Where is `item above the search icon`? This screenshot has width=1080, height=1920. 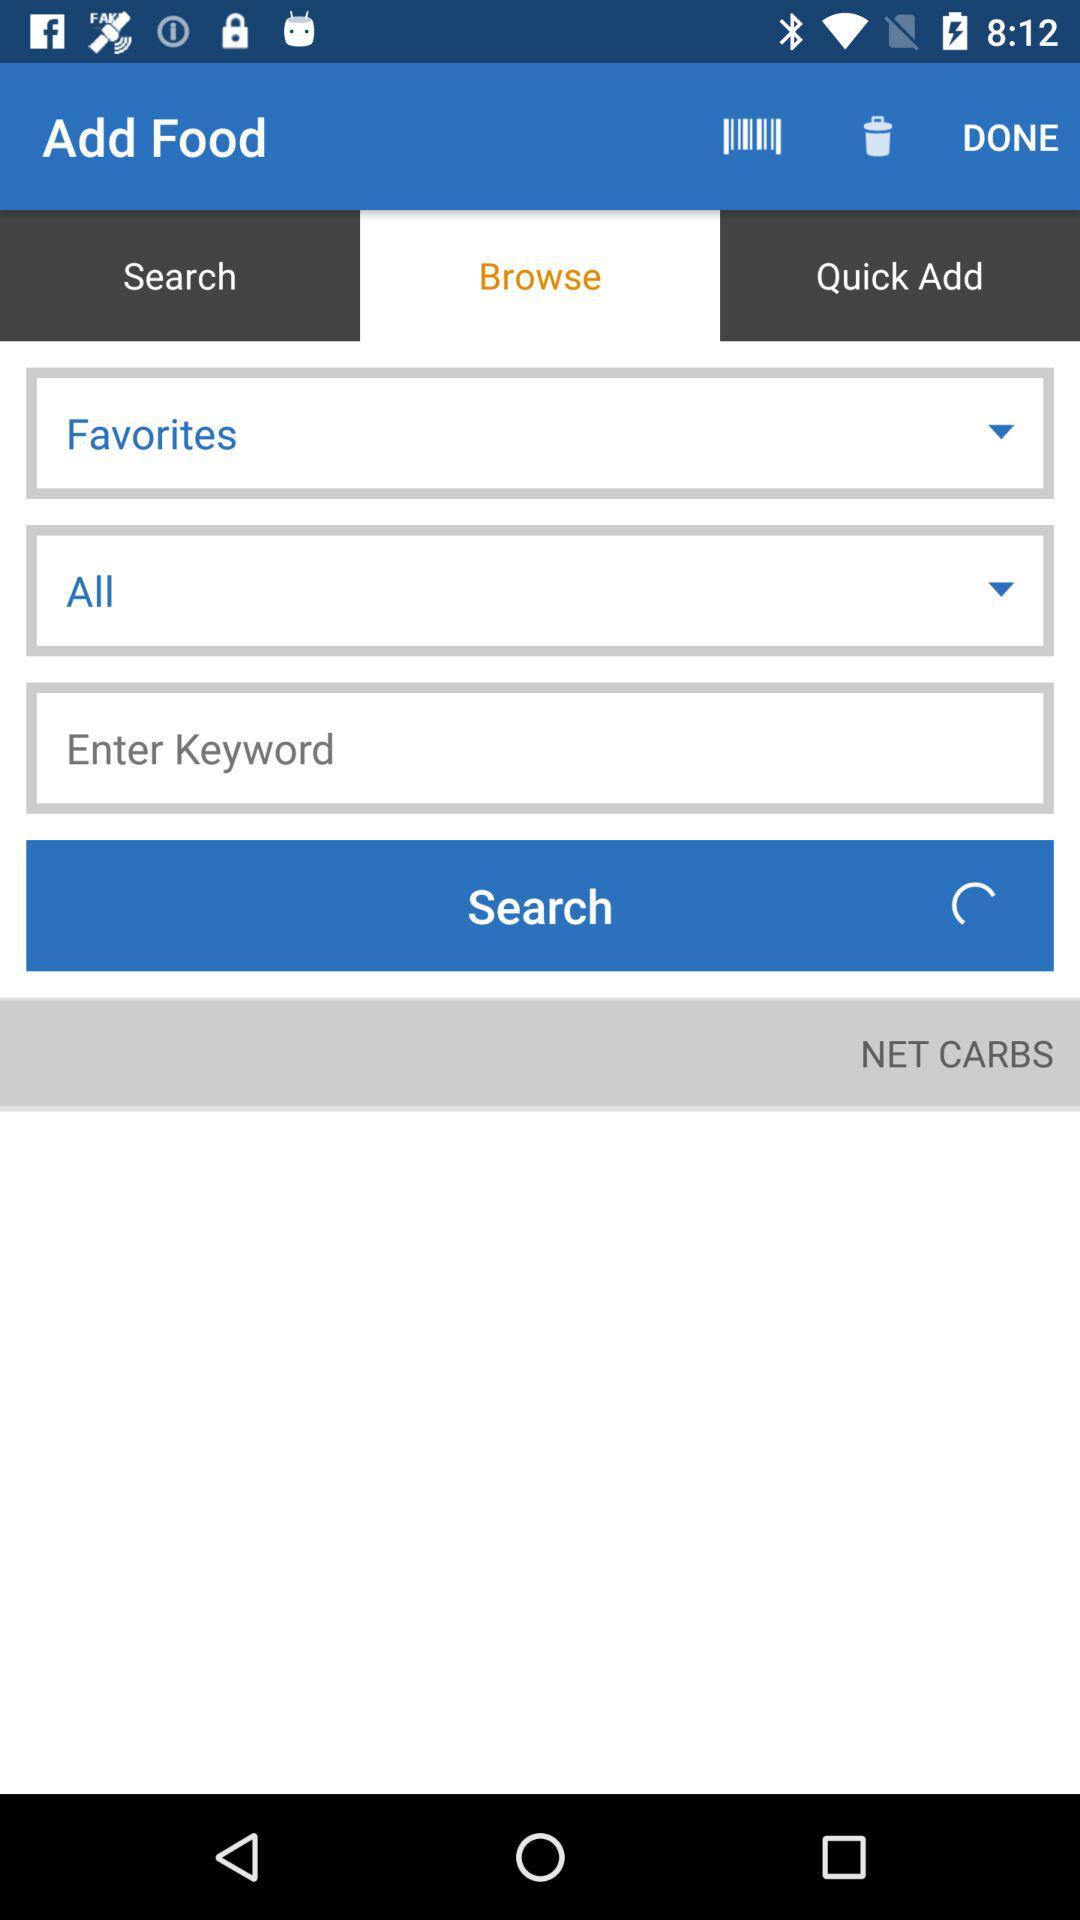
item above the search icon is located at coordinates (540, 747).